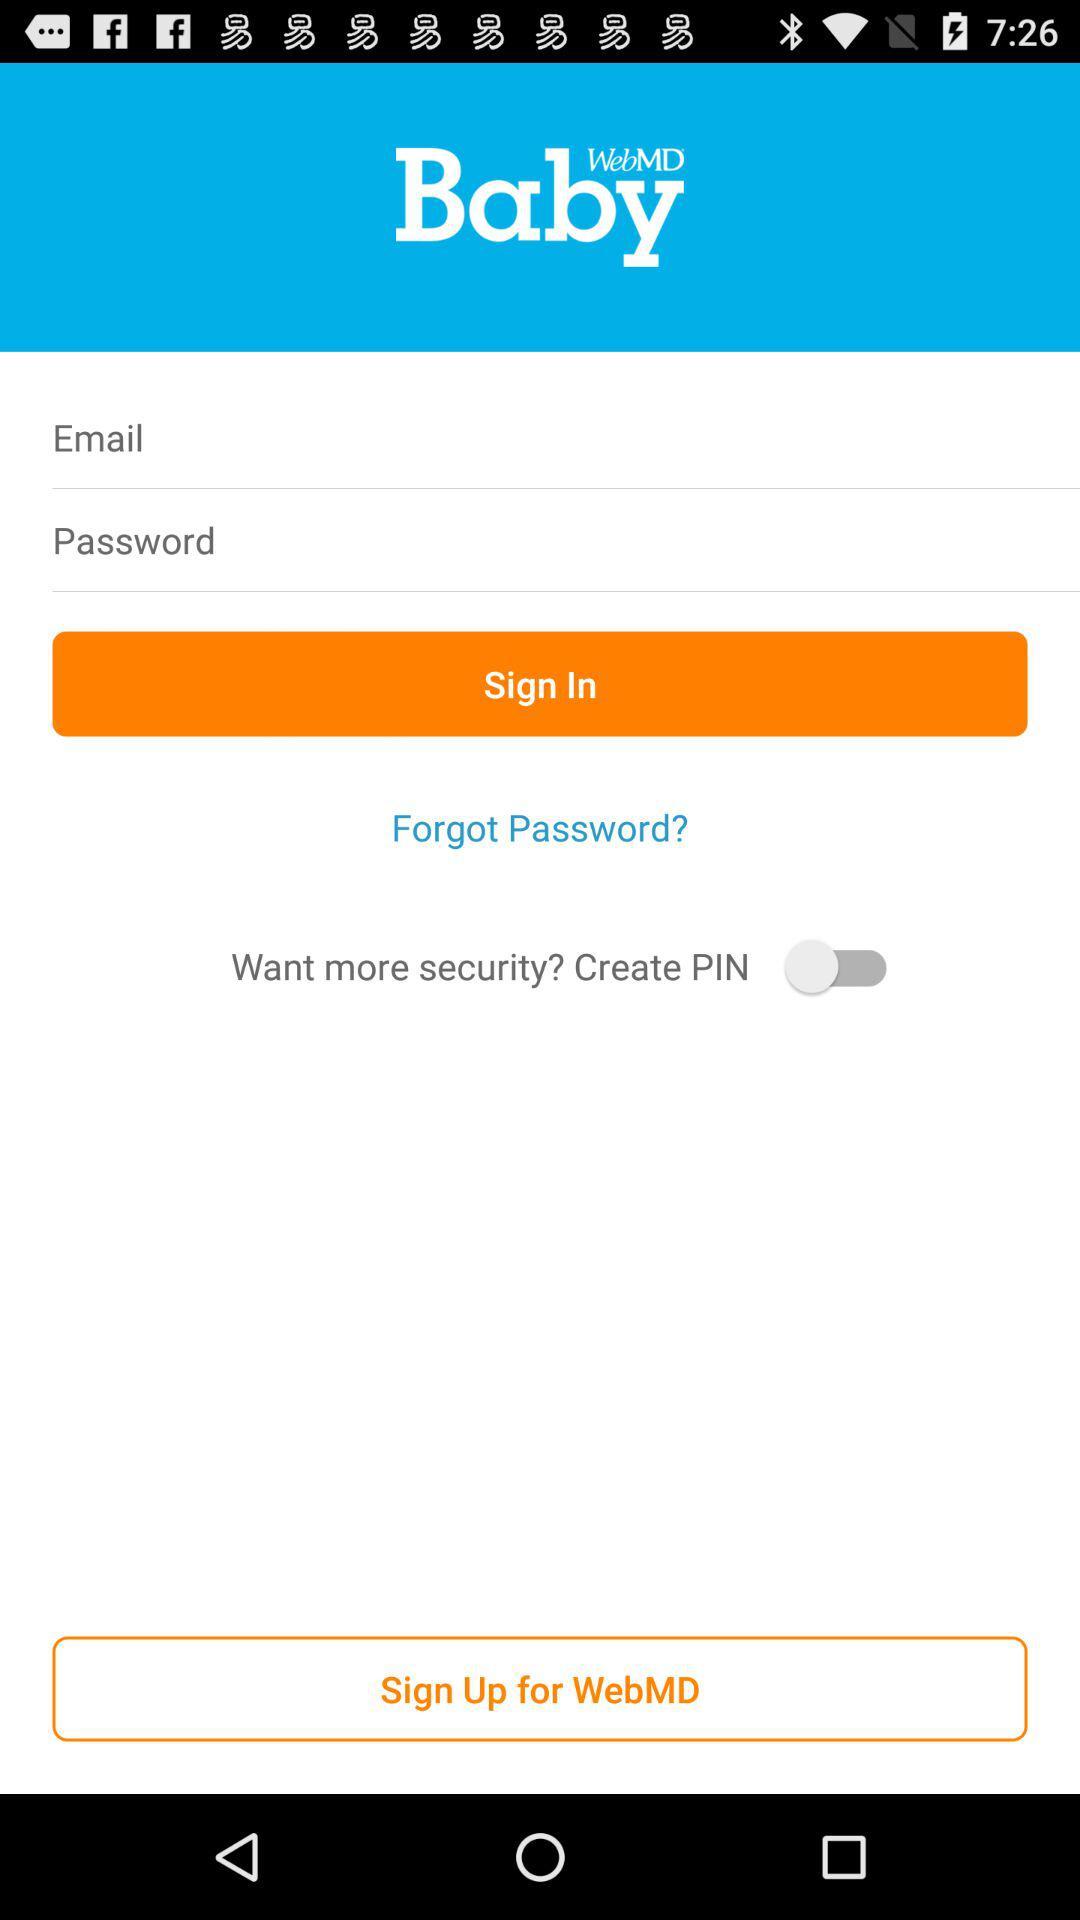  What do you see at coordinates (668, 436) in the screenshot?
I see `item to the right of email item` at bounding box center [668, 436].